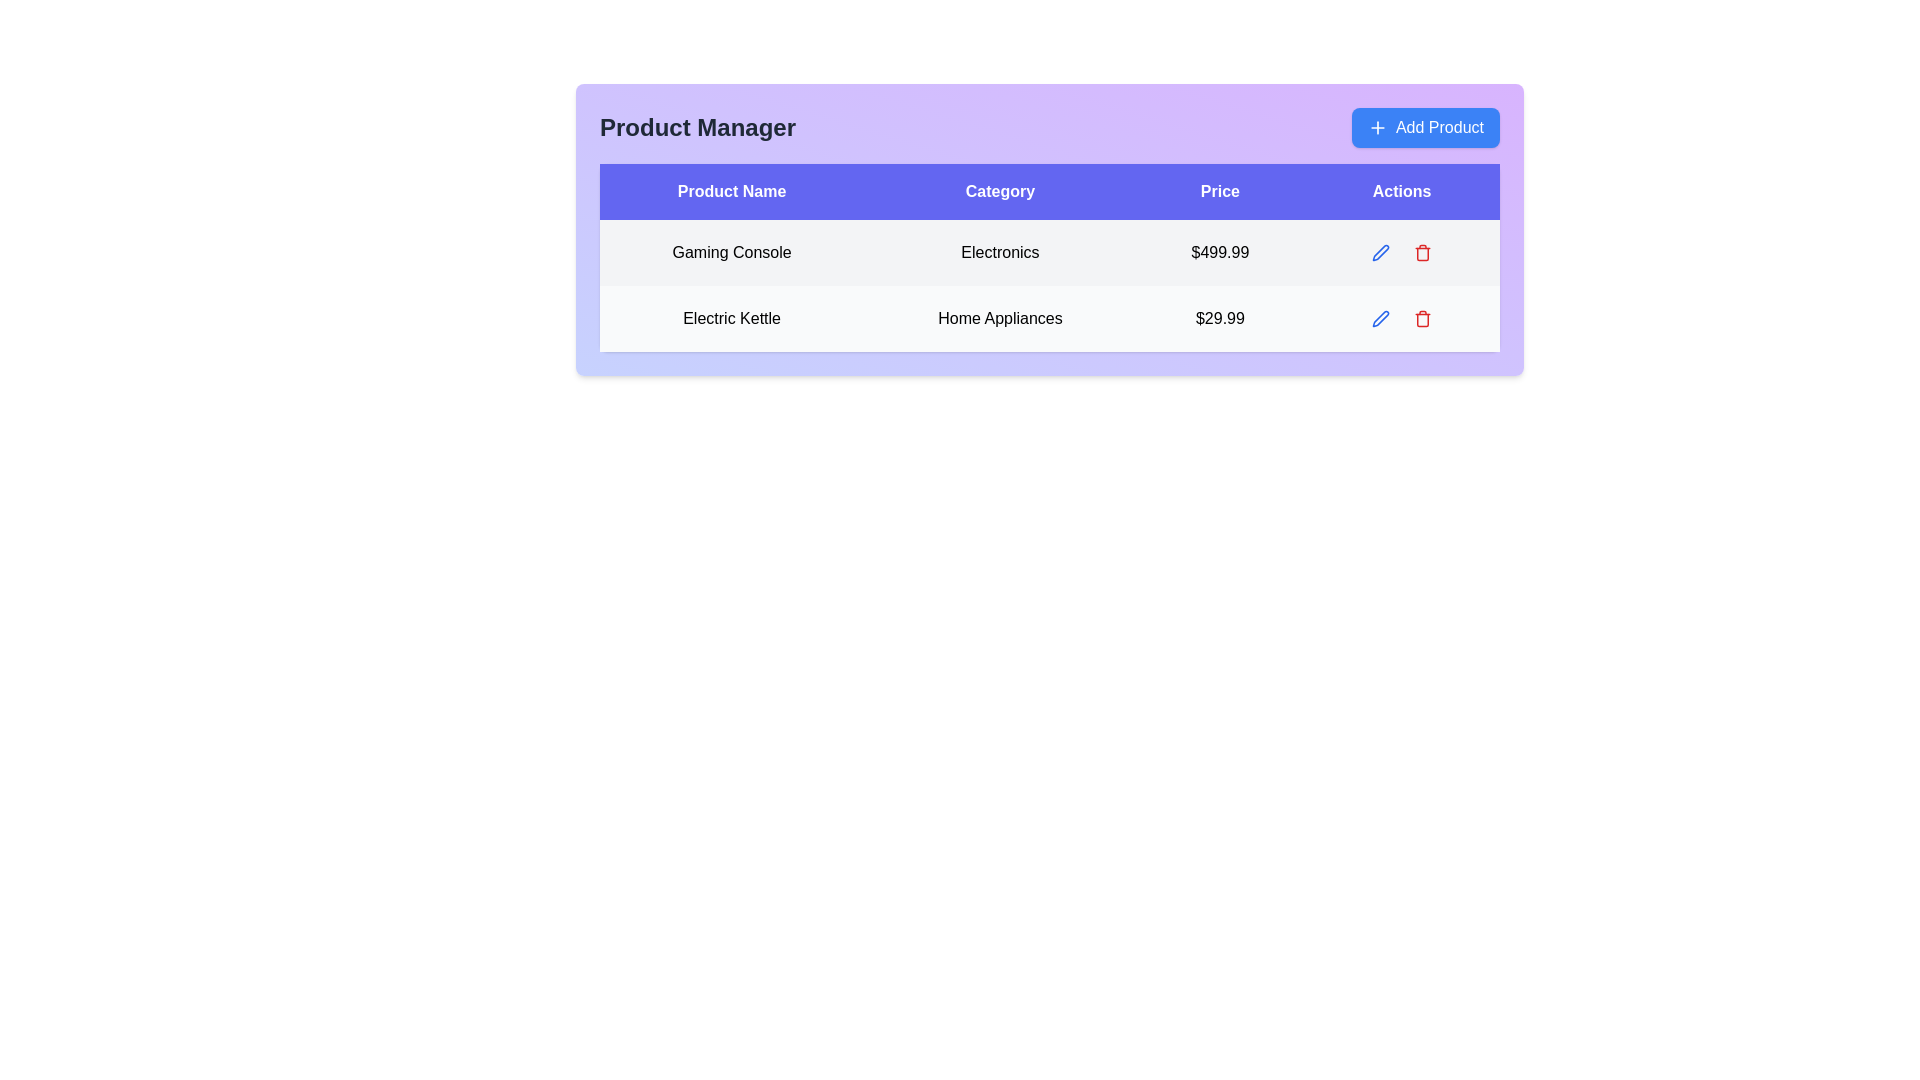 This screenshot has width=1920, height=1080. What do you see at coordinates (731, 252) in the screenshot?
I see `the Text label that identifies the product in the first row under the 'Product Name' column of the product listing table` at bounding box center [731, 252].